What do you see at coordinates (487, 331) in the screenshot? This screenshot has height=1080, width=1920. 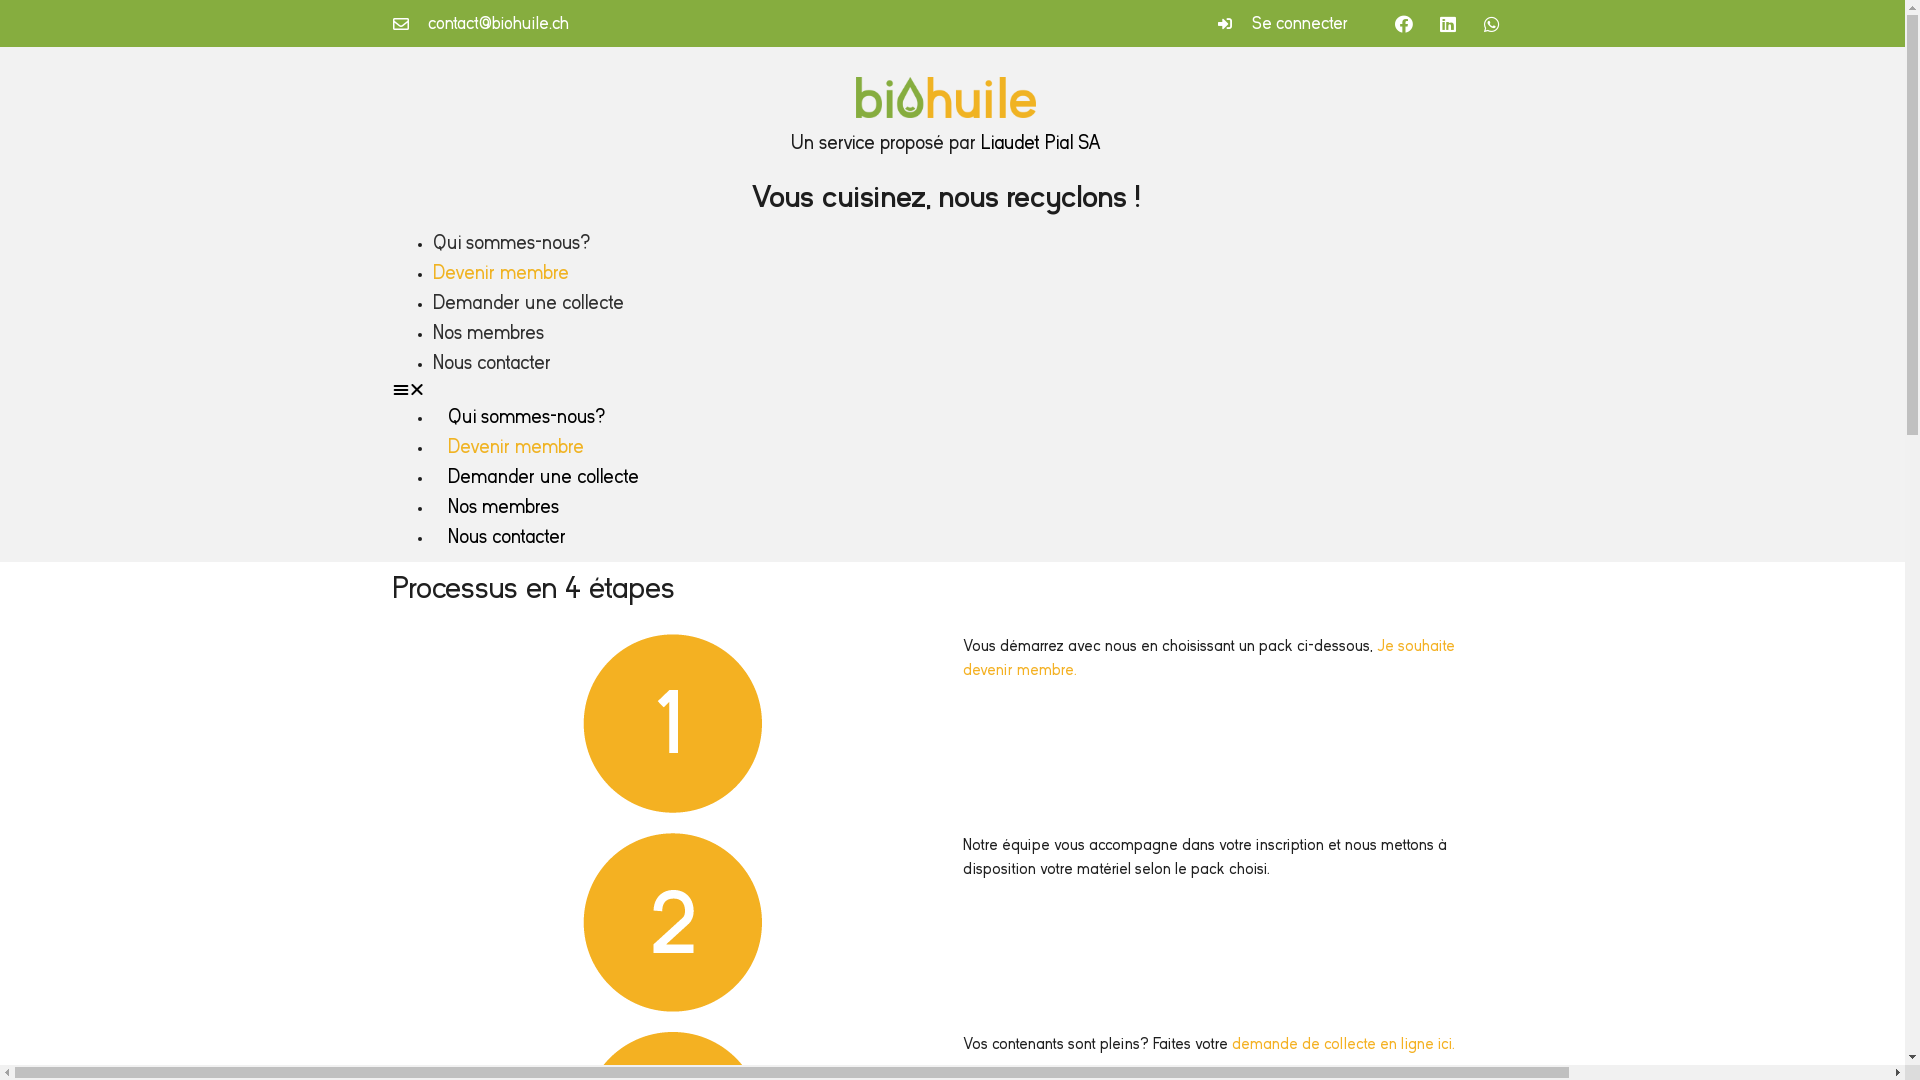 I see `'Nos membres'` at bounding box center [487, 331].